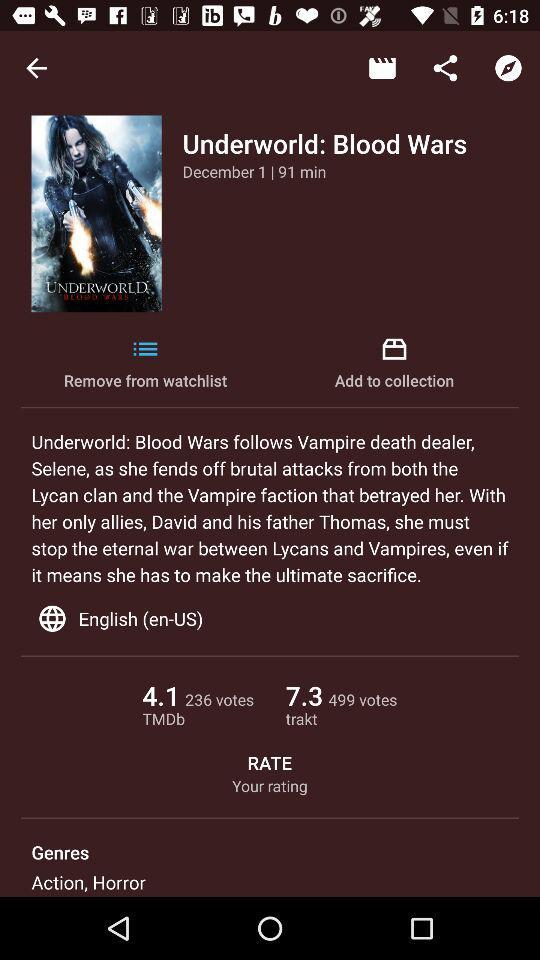  Describe the element at coordinates (87, 881) in the screenshot. I see `icon below the genres item` at that location.